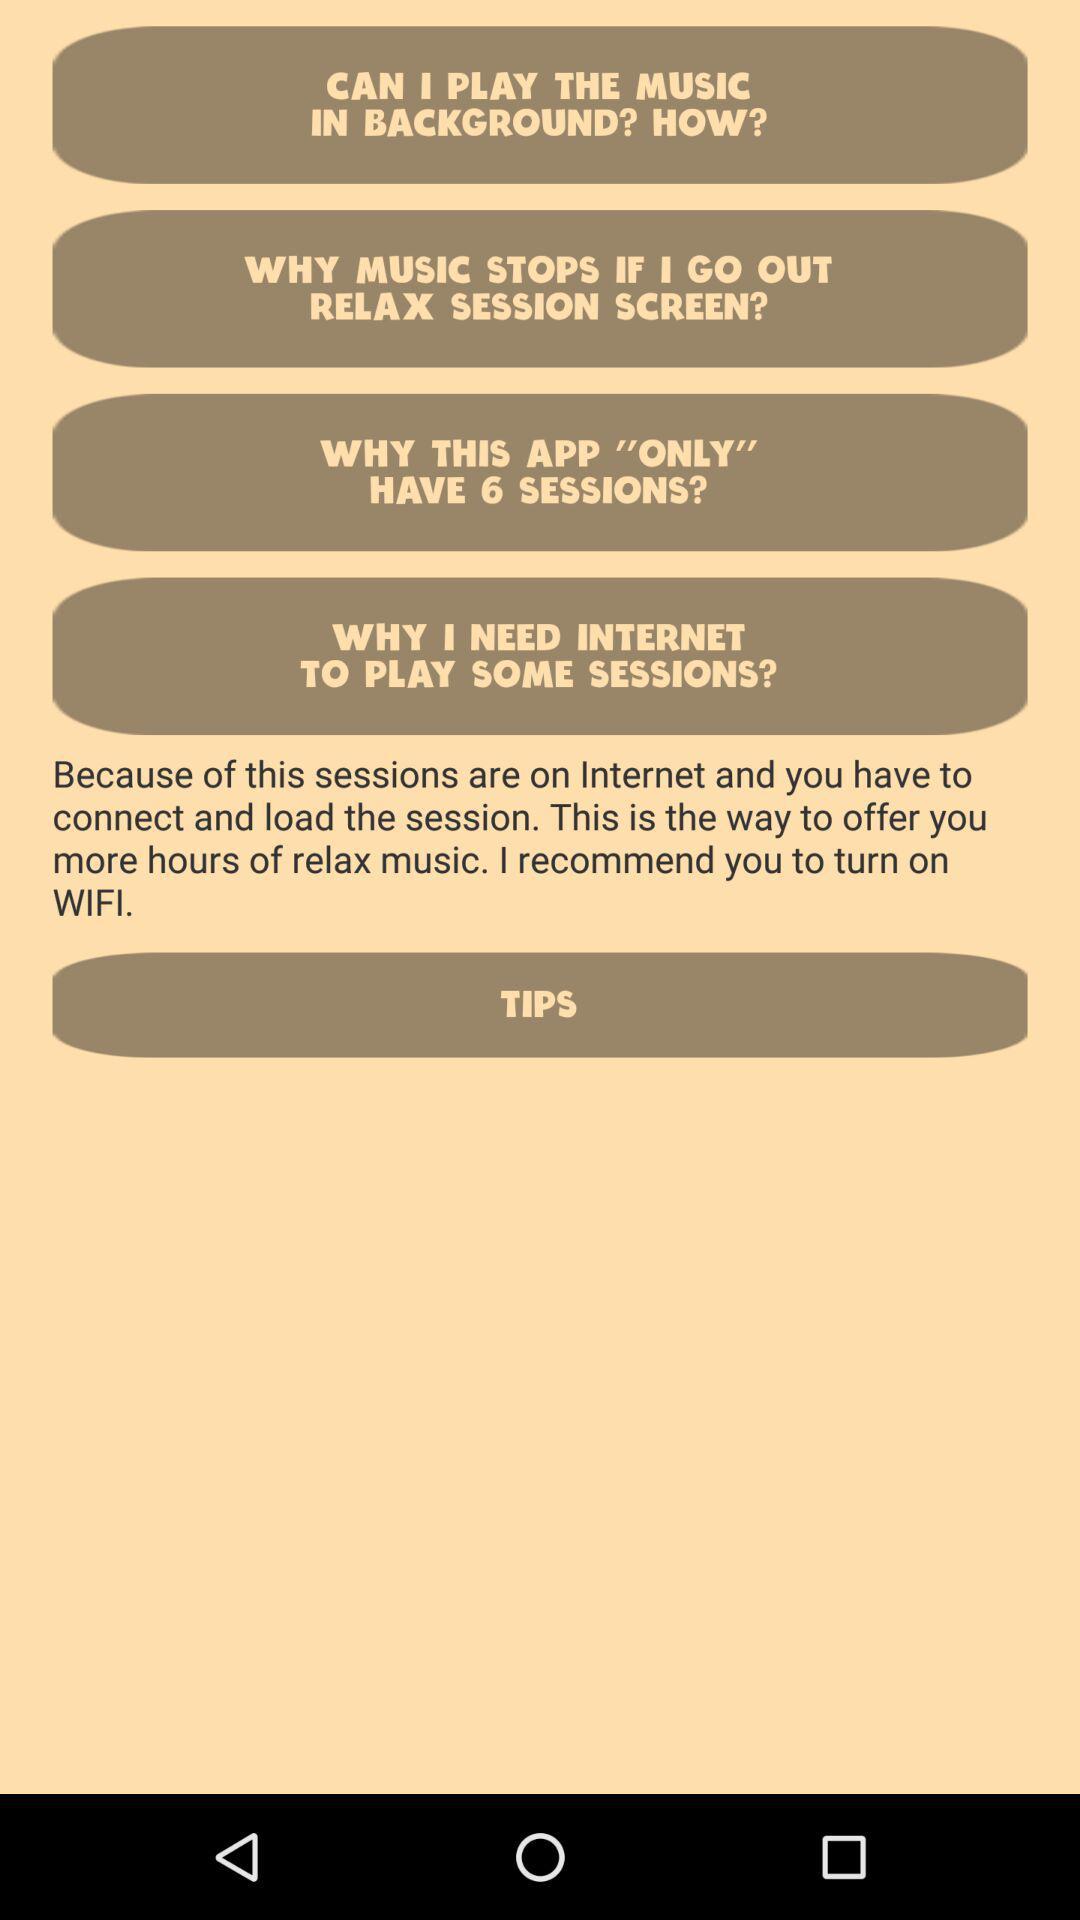  I want to click on the button above why i need button, so click(540, 471).